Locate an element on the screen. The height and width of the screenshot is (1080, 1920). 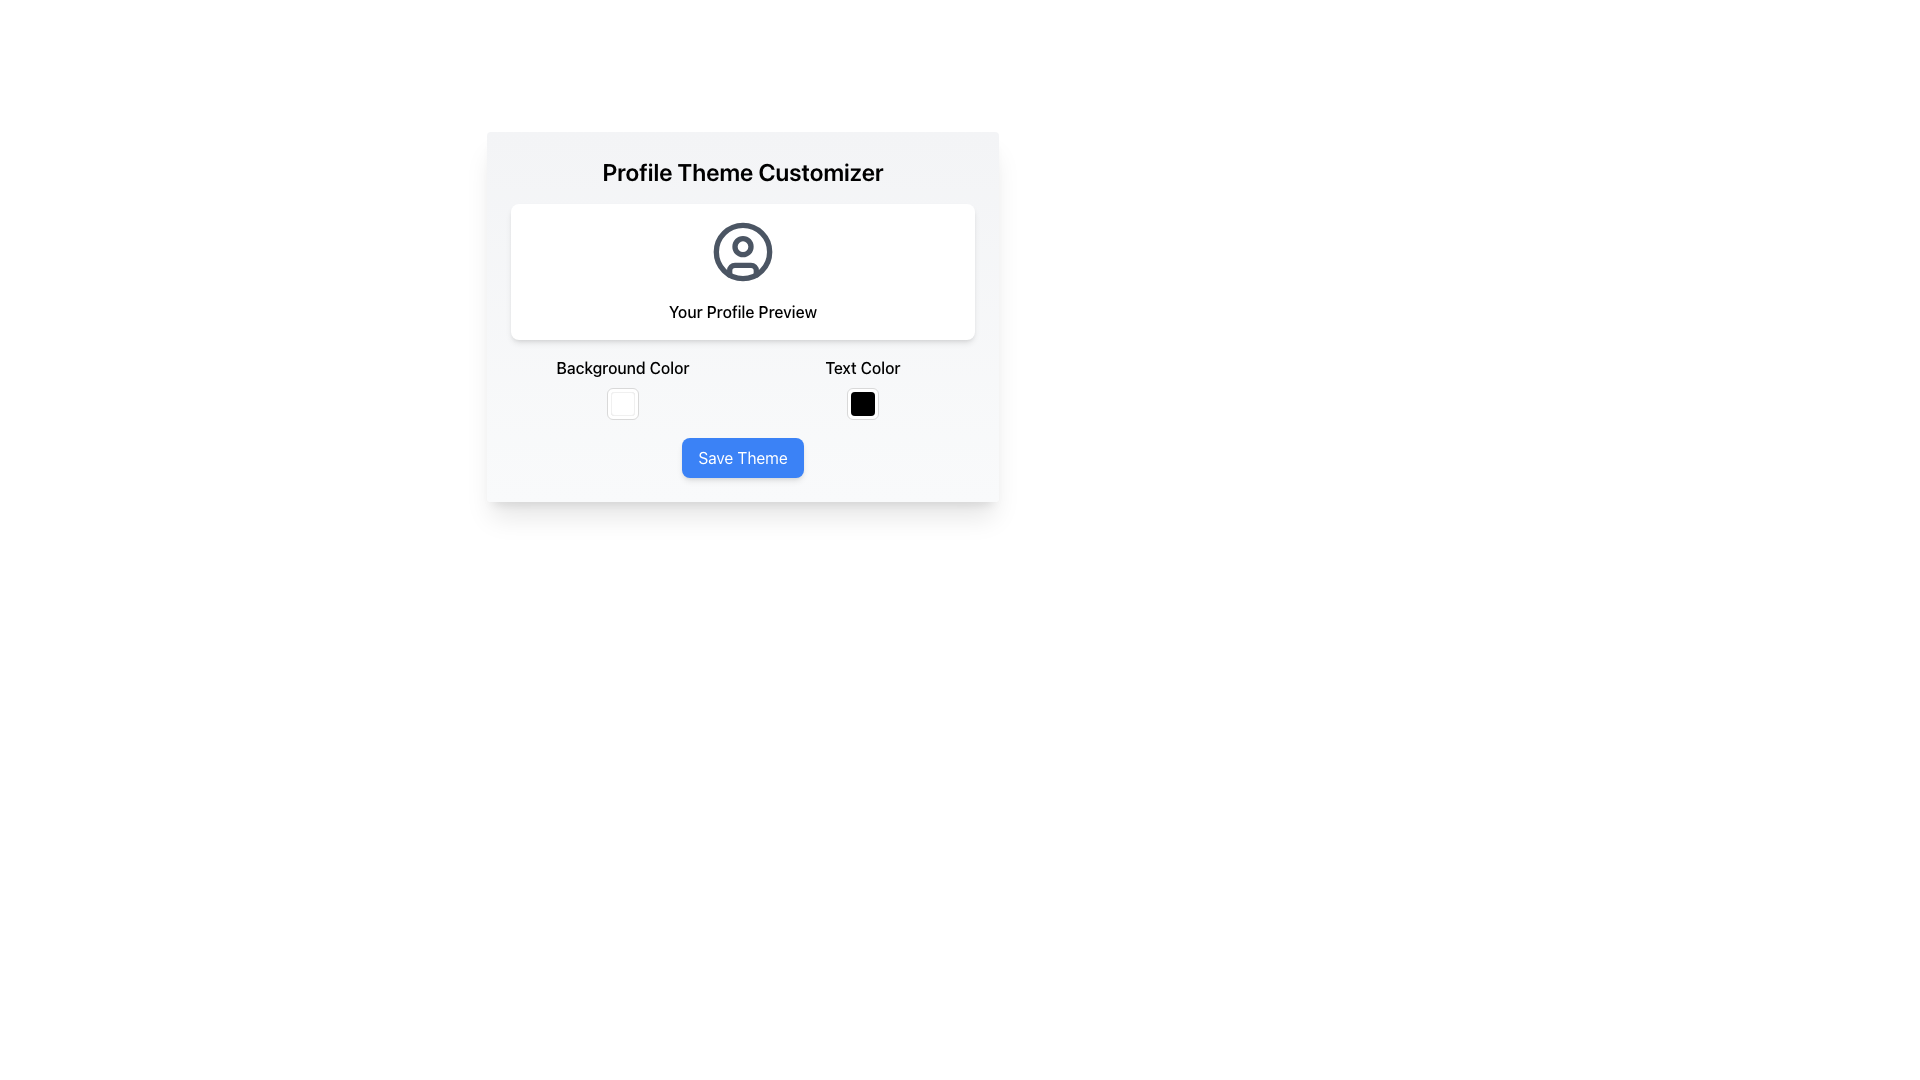
the Color Picker located at the top-left corner of the layout, right below the 'Your Profile Preview' section is located at coordinates (622, 389).